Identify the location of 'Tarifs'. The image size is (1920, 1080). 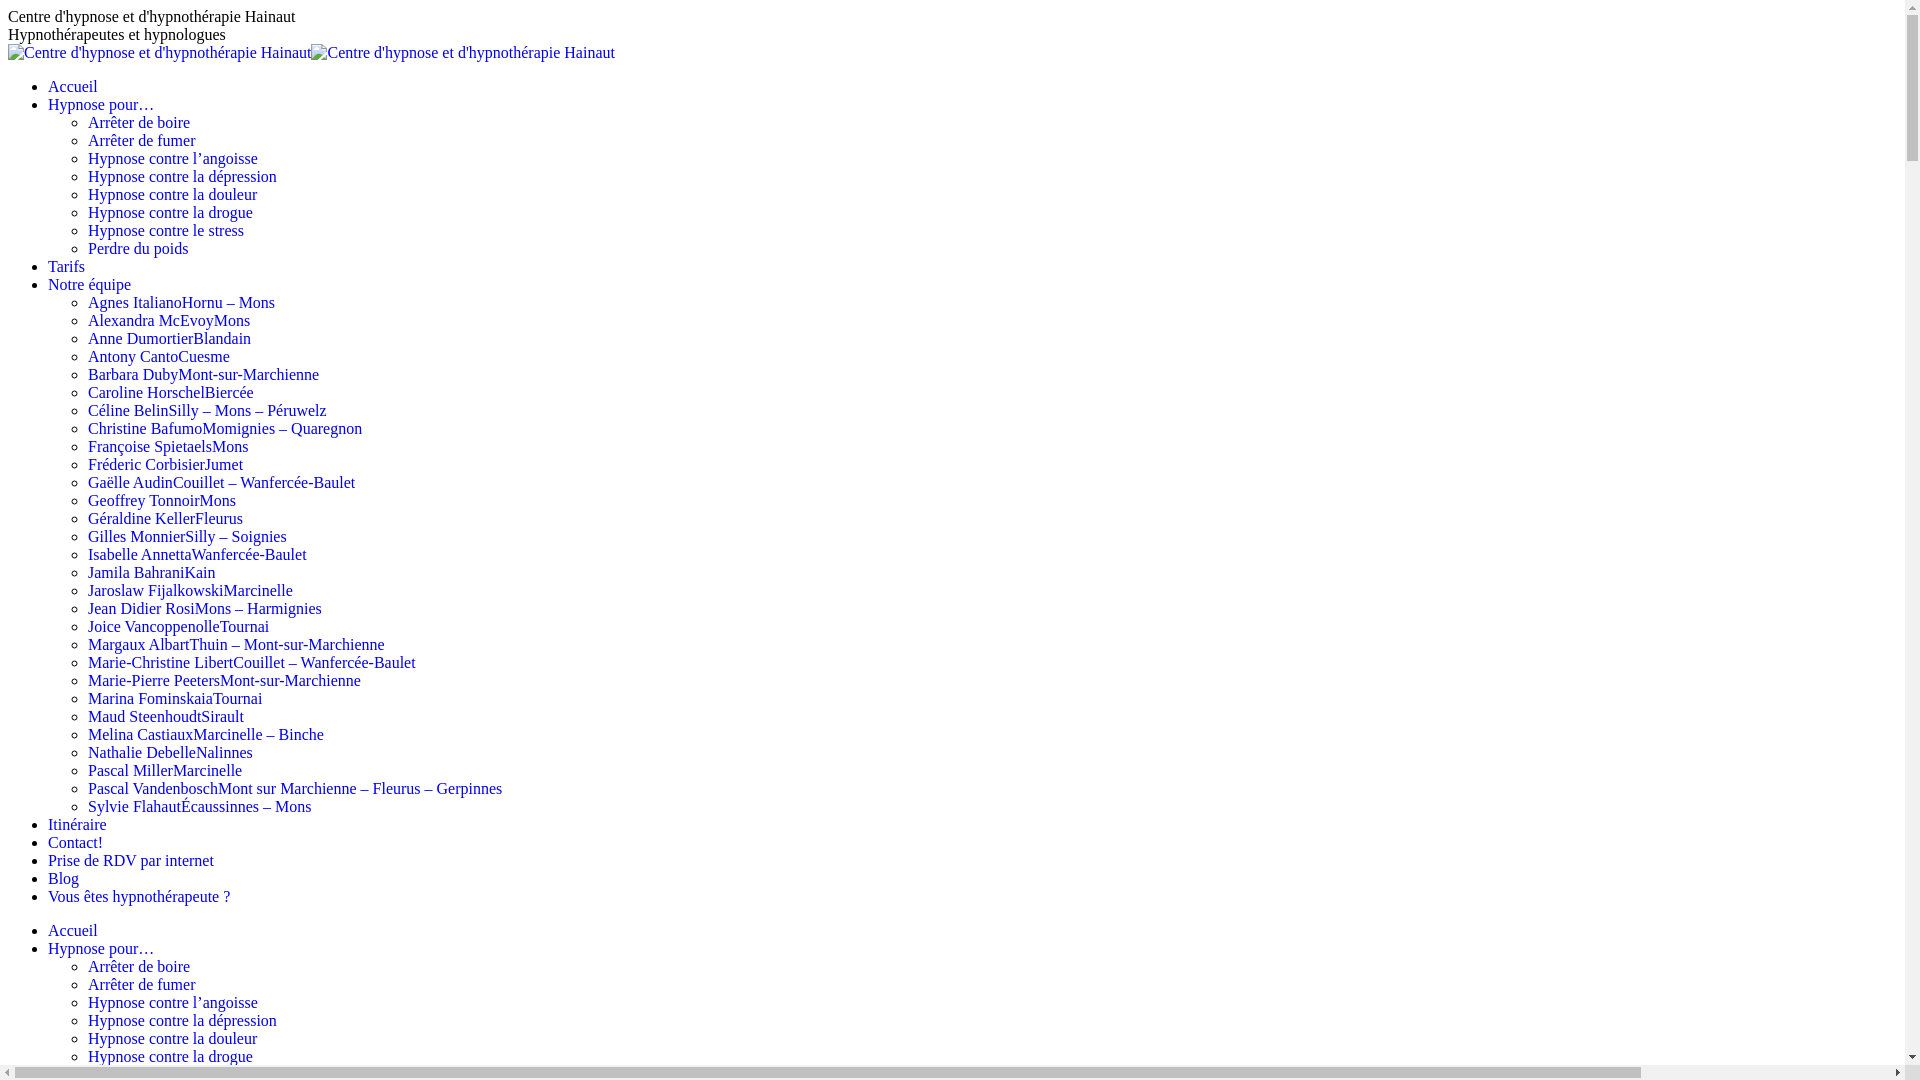
(48, 265).